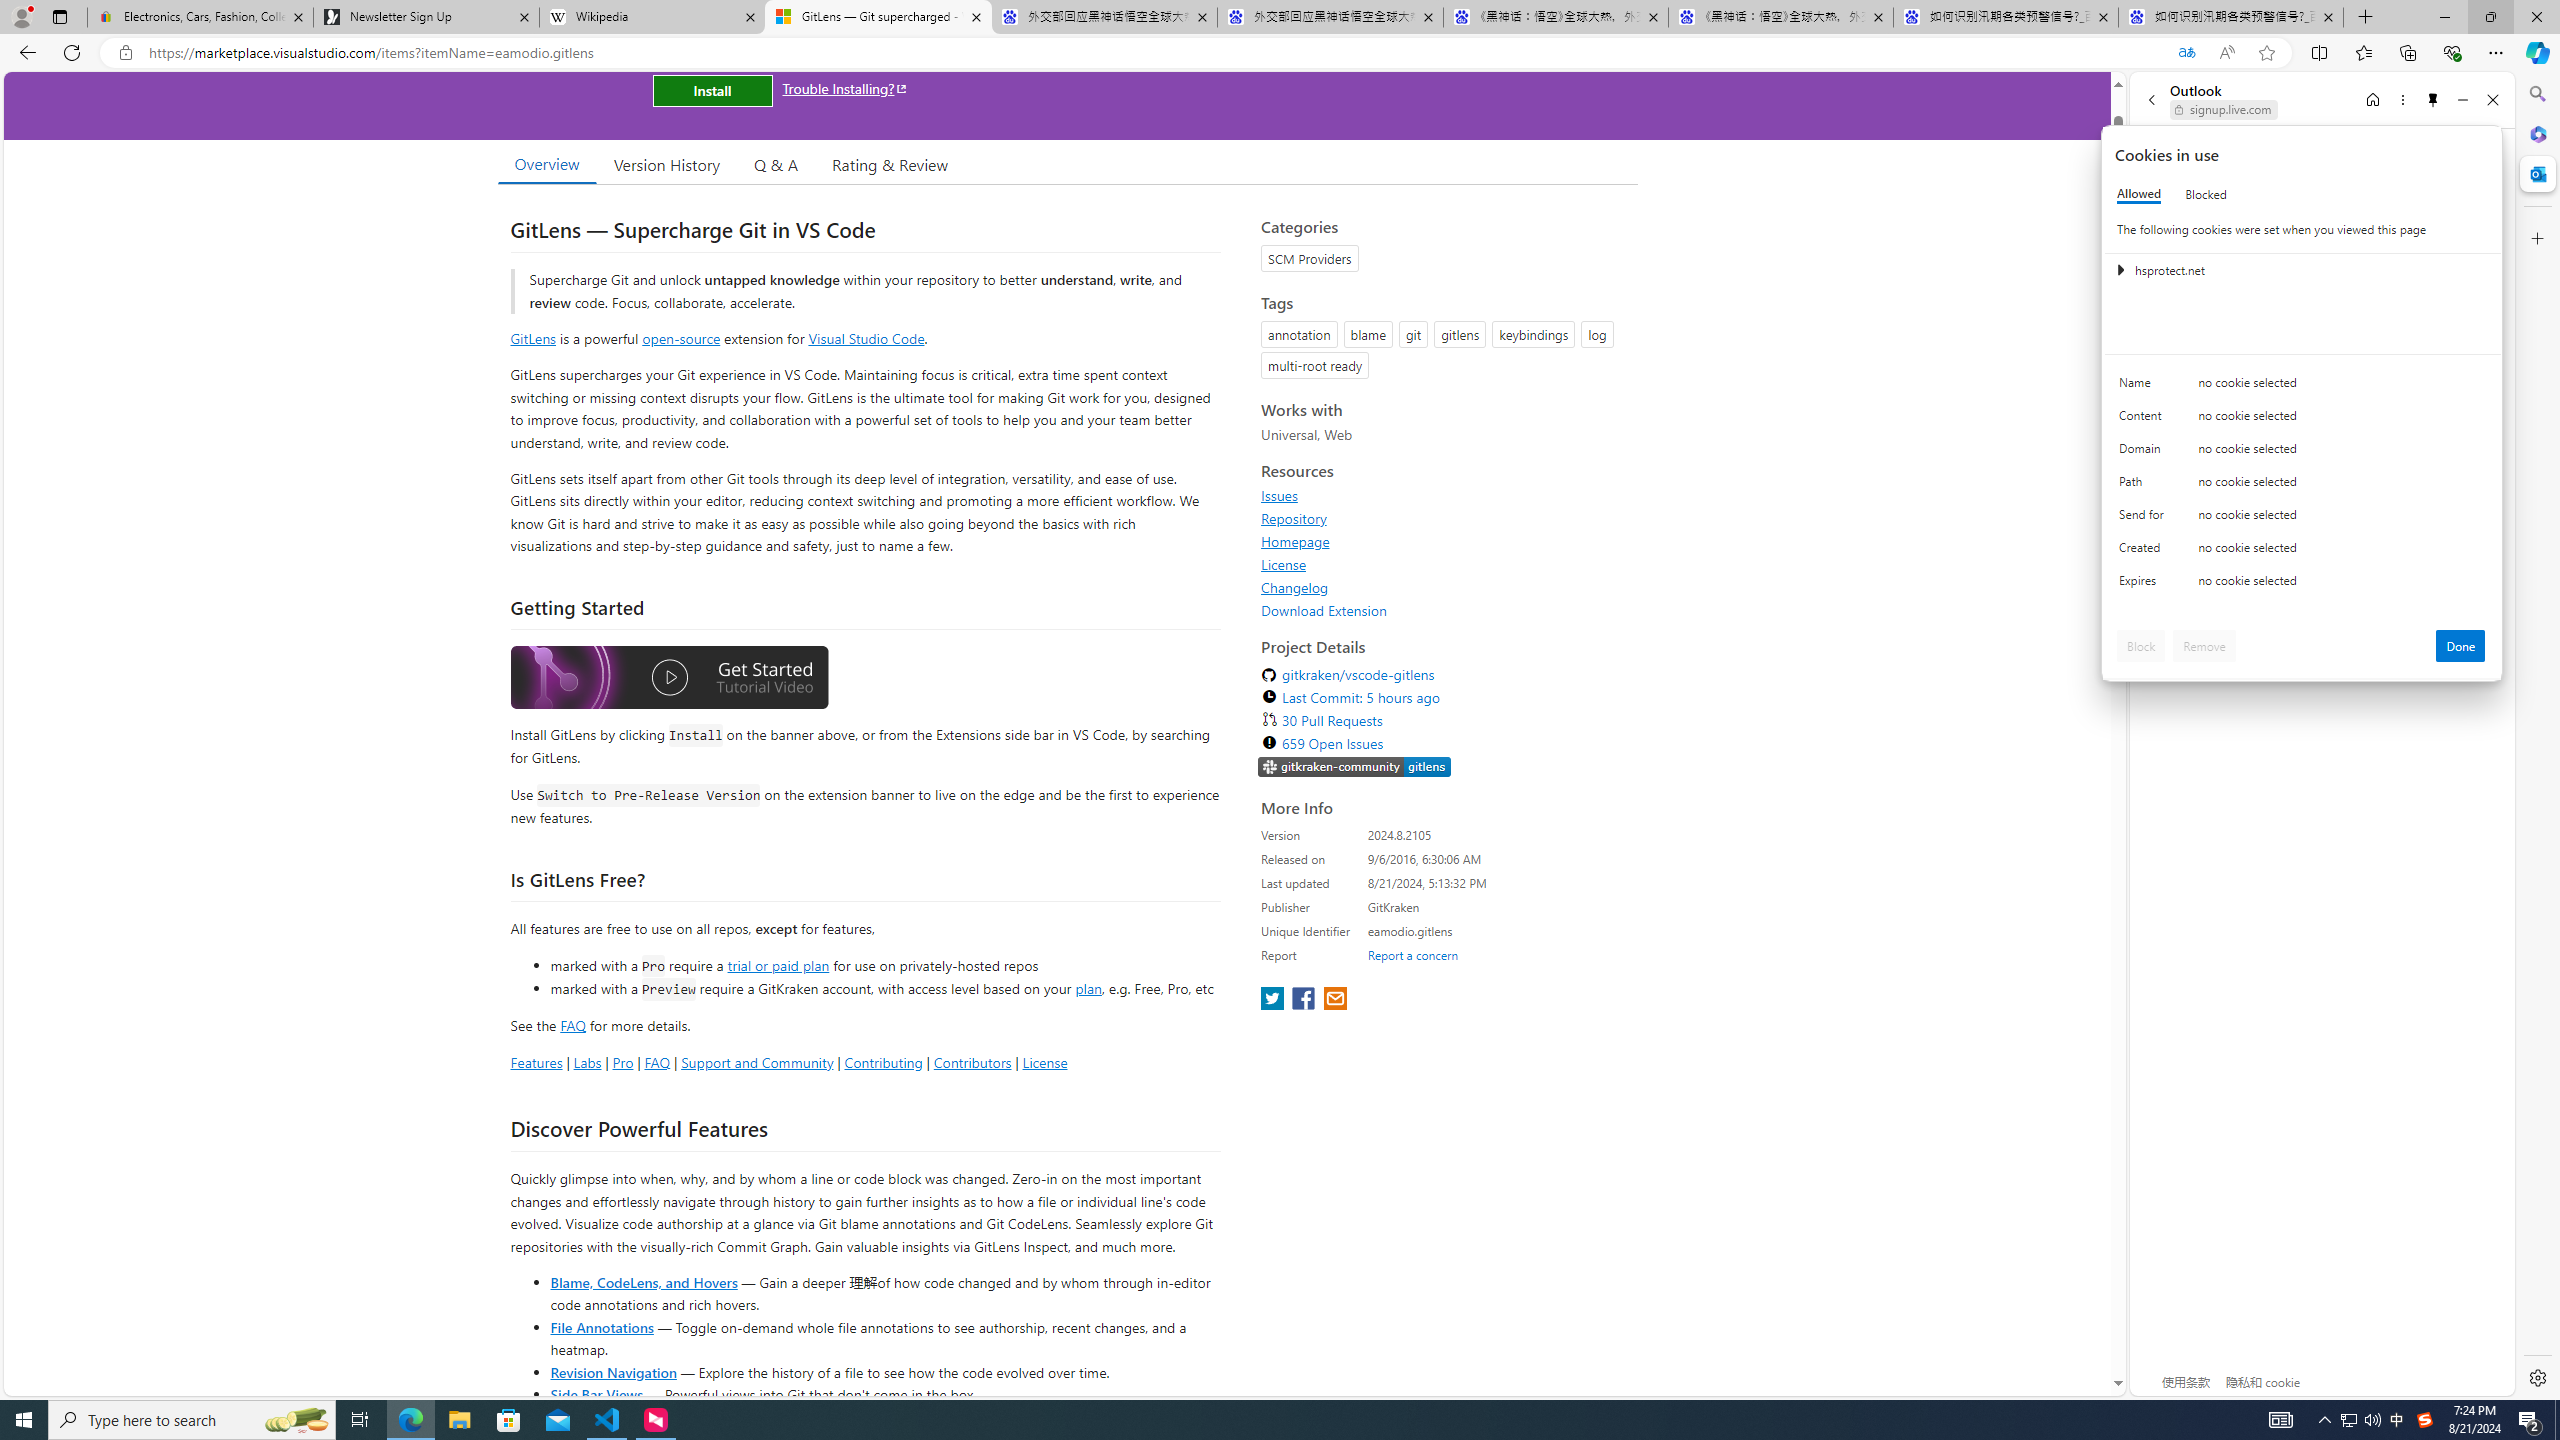  What do you see at coordinates (2461, 646) in the screenshot?
I see `'Done'` at bounding box center [2461, 646].